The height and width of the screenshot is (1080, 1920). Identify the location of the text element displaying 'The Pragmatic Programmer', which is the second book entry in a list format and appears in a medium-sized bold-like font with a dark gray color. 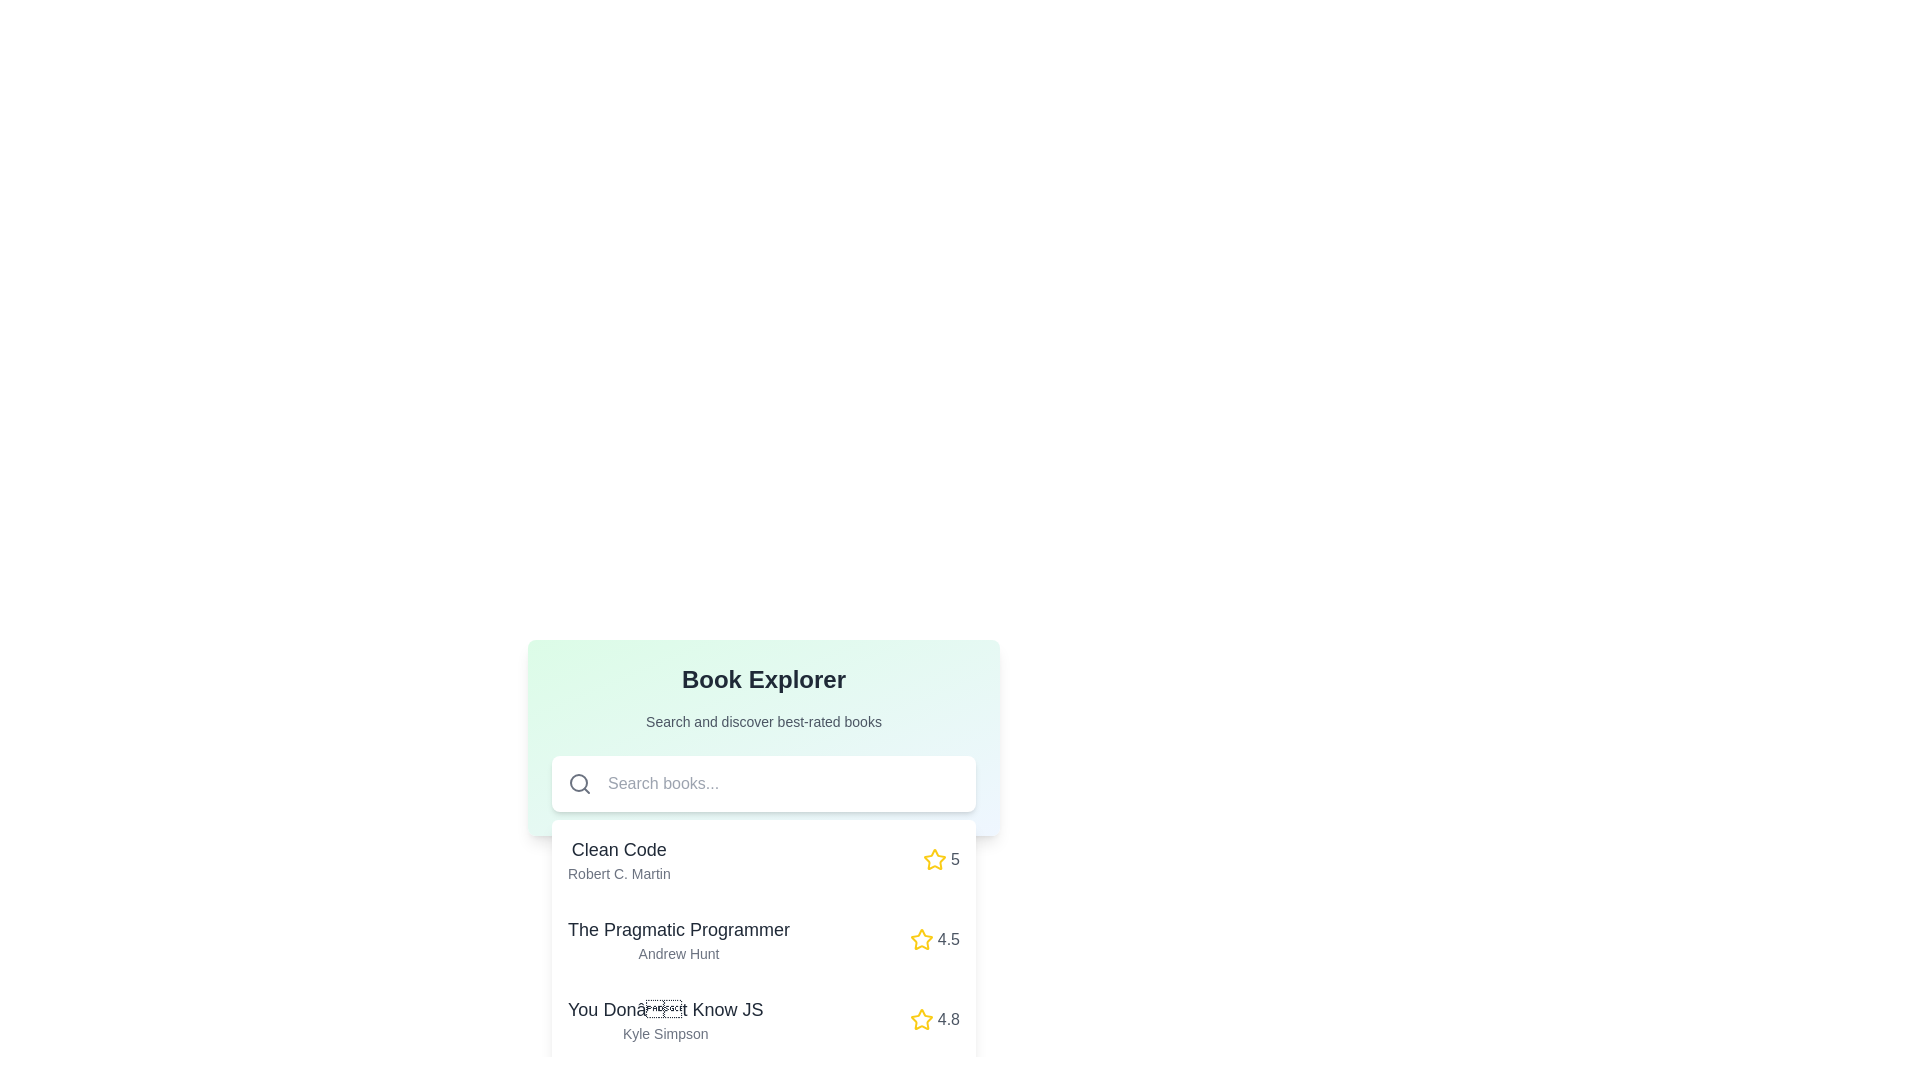
(679, 929).